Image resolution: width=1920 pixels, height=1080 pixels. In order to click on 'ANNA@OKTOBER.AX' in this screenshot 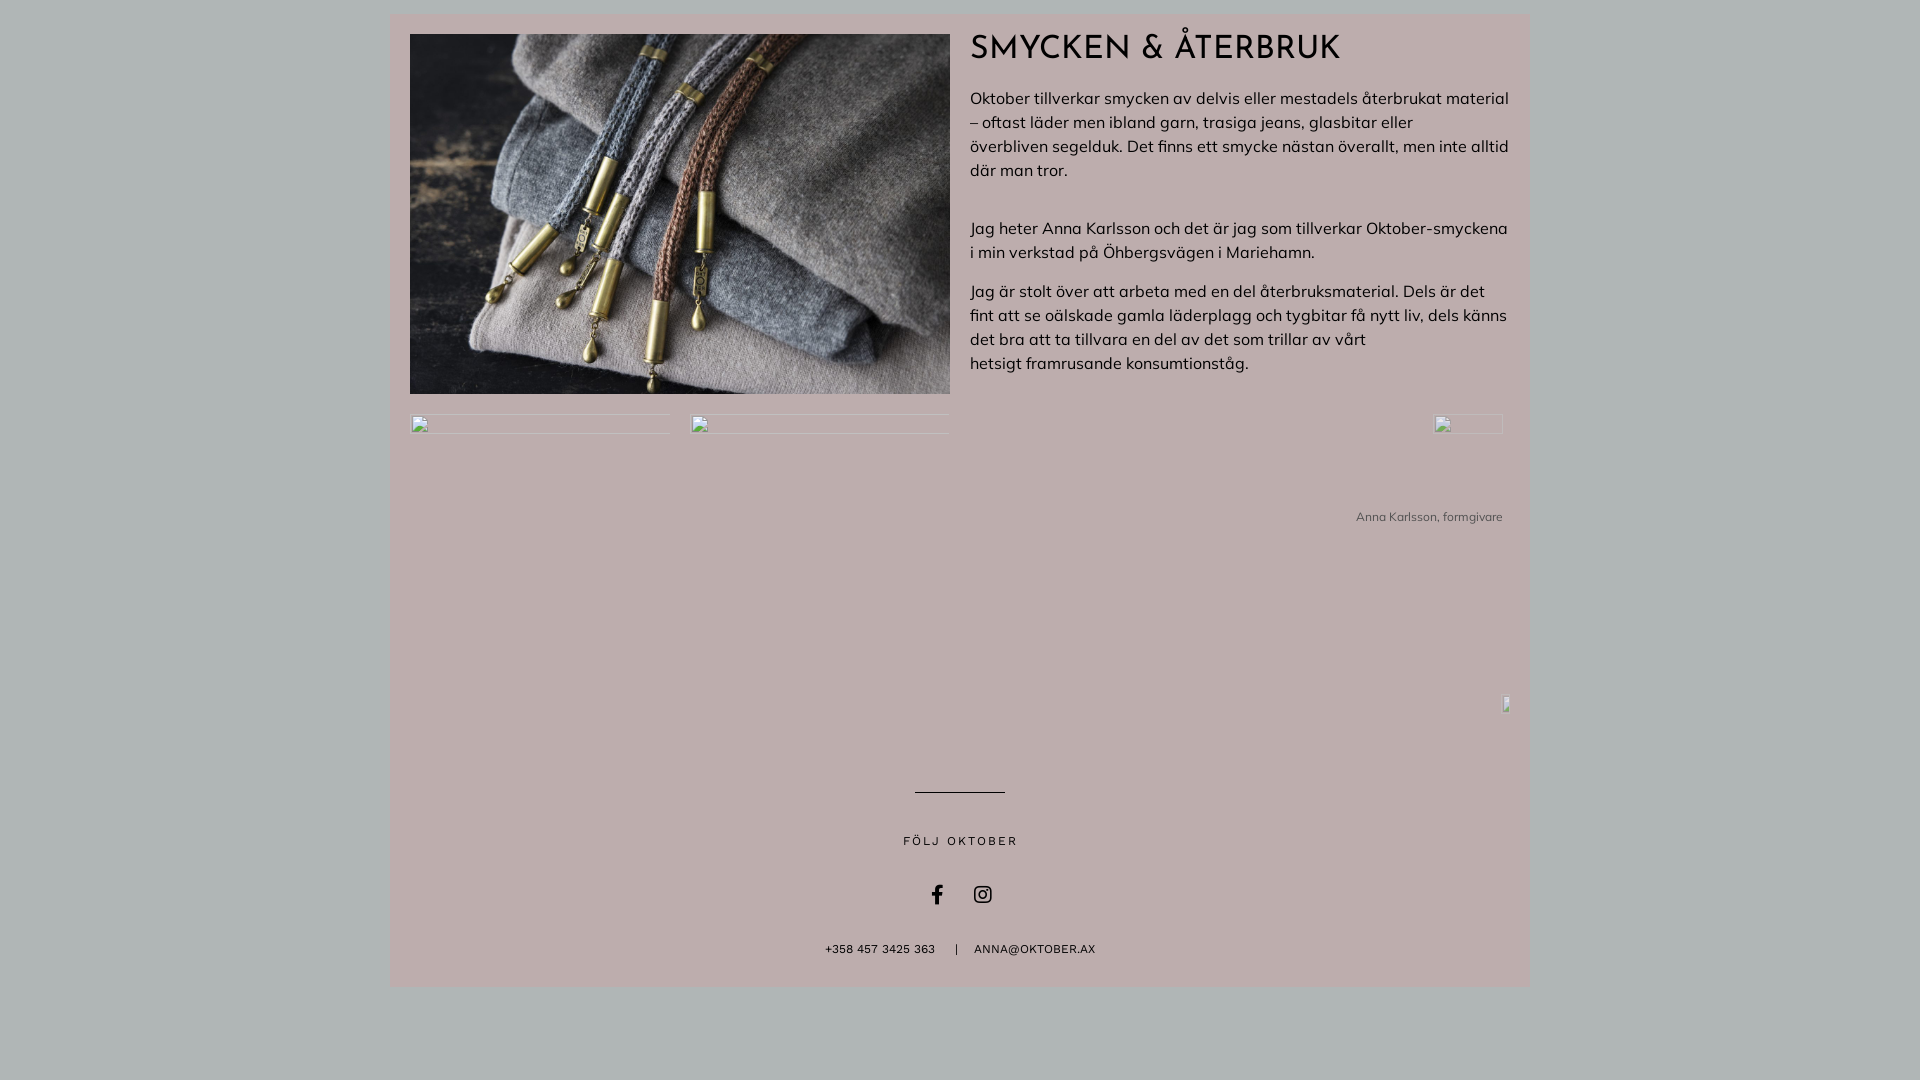, I will do `click(1034, 947)`.